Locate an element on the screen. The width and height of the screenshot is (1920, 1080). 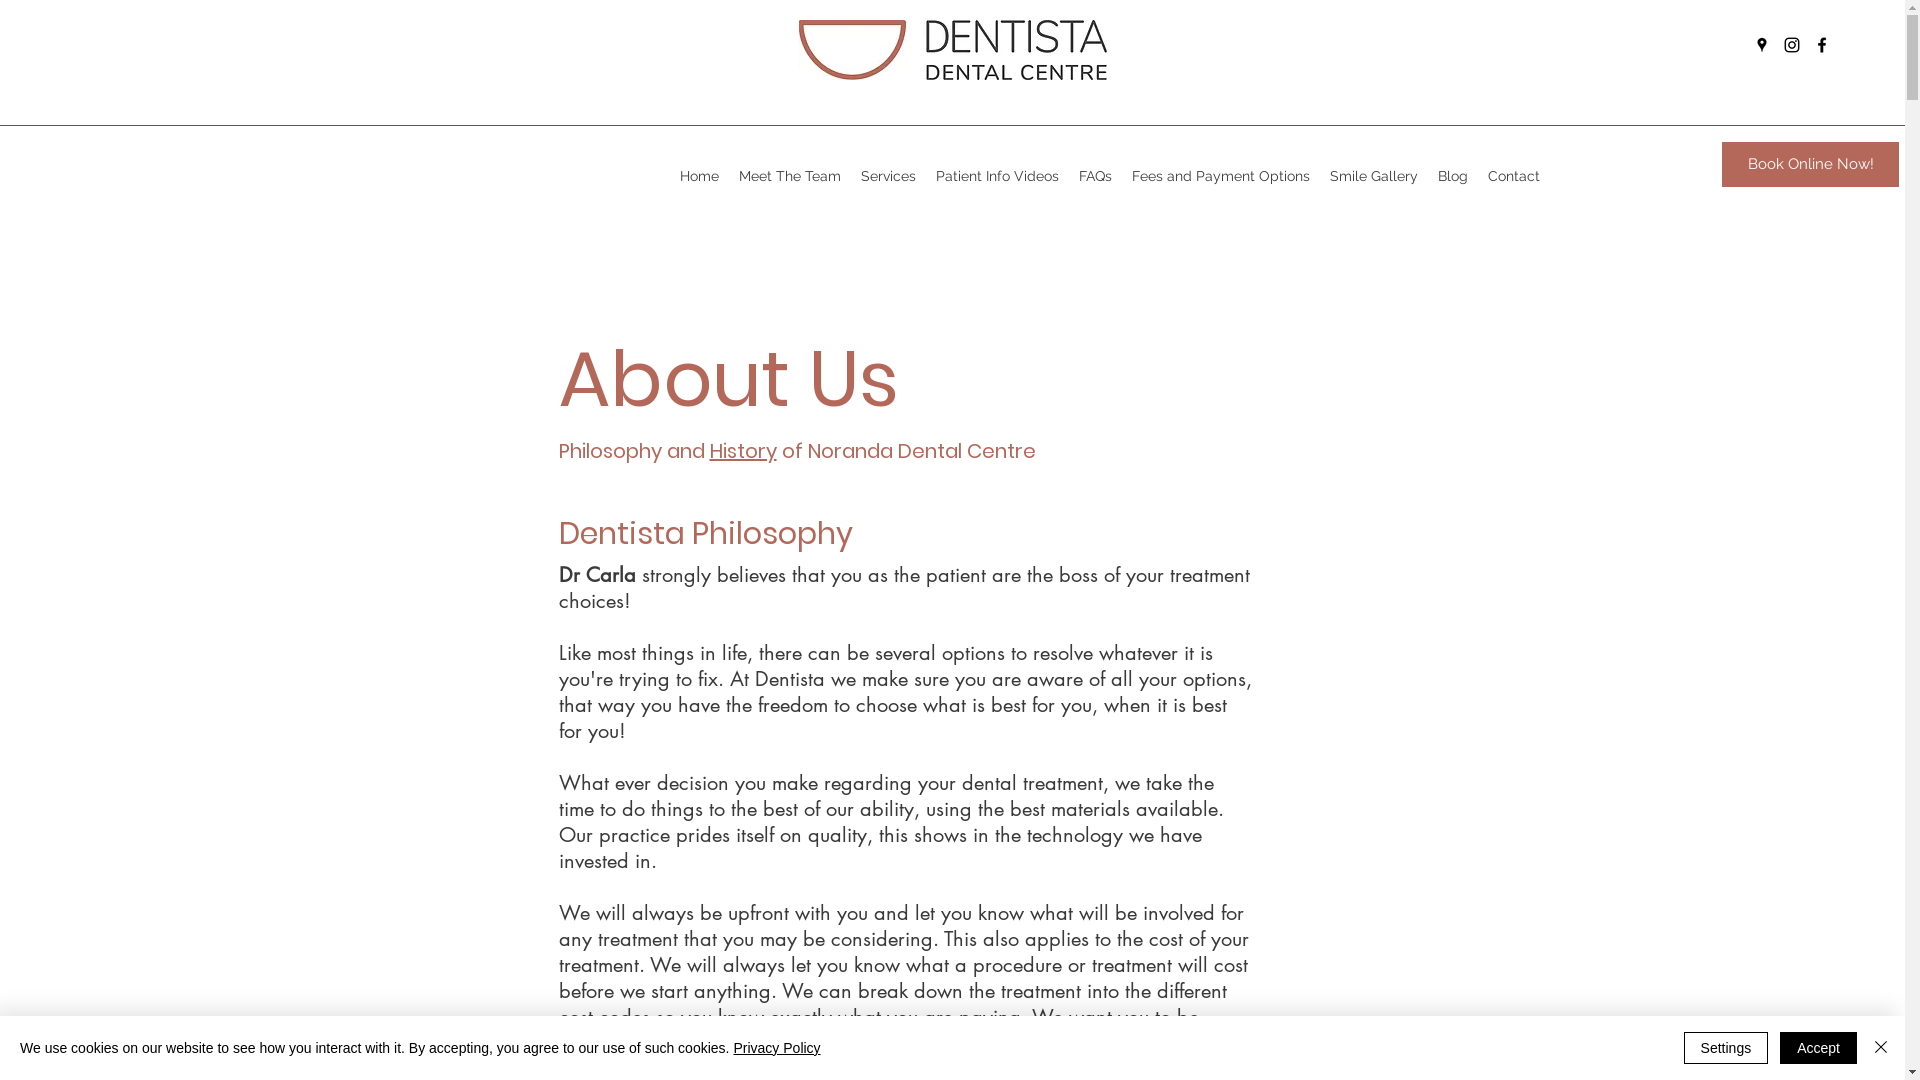
'History' is located at coordinates (742, 451).